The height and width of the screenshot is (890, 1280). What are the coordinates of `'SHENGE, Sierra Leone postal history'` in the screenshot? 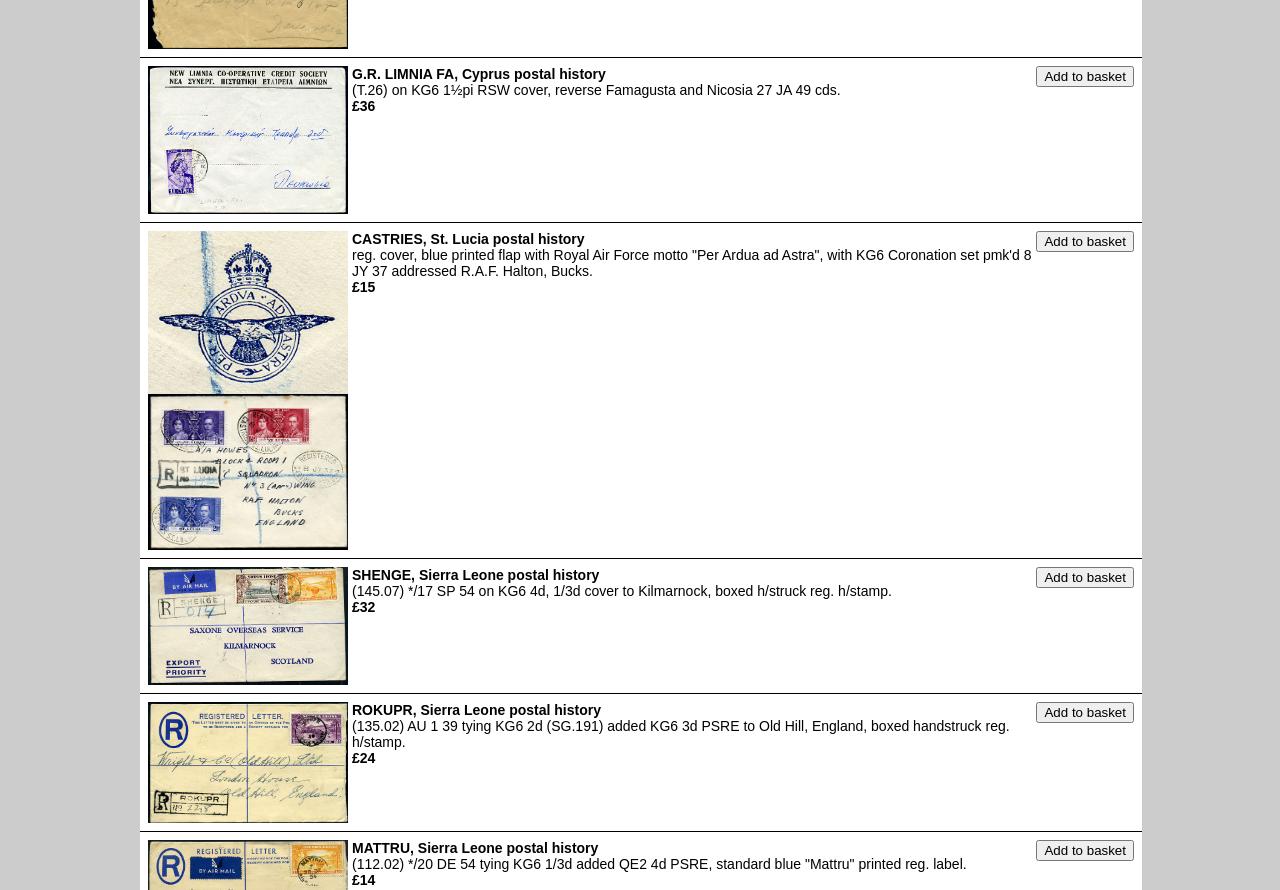 It's located at (352, 574).